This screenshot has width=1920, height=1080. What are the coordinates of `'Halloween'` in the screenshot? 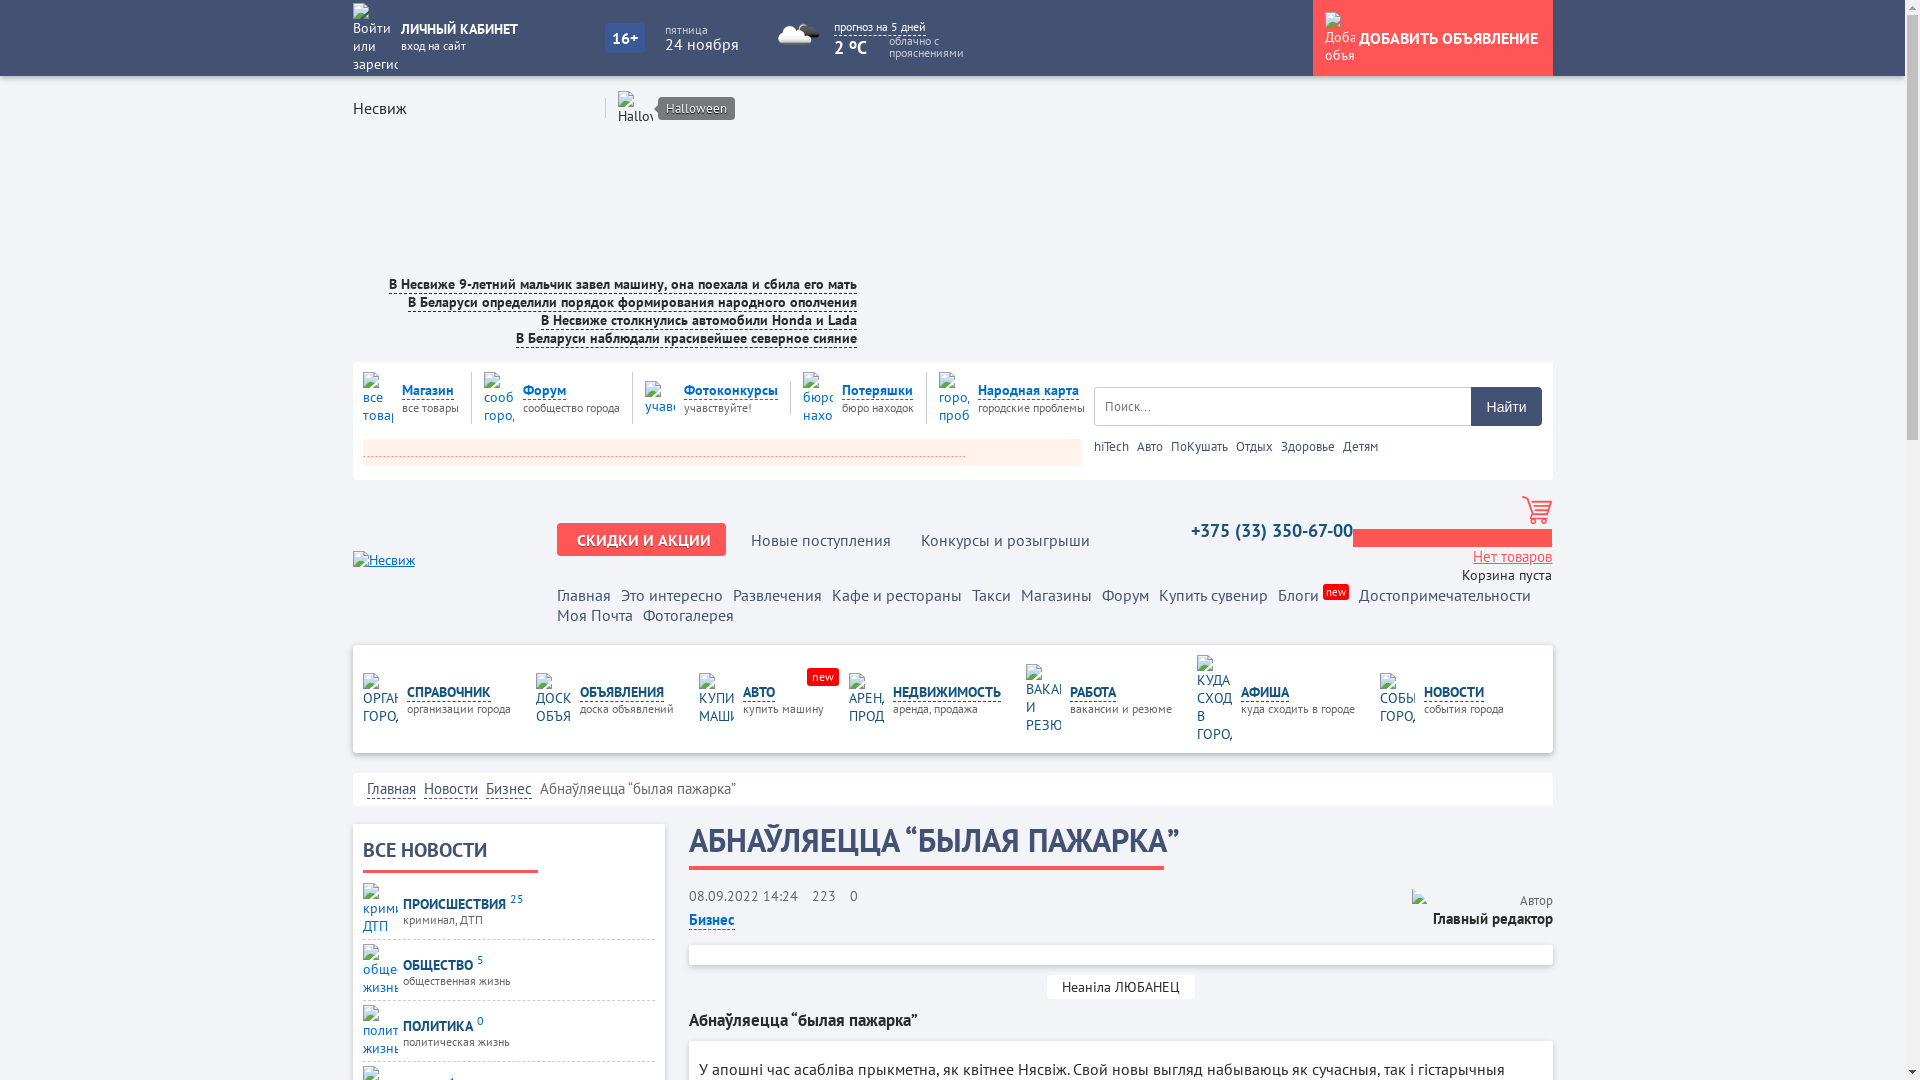 It's located at (696, 107).